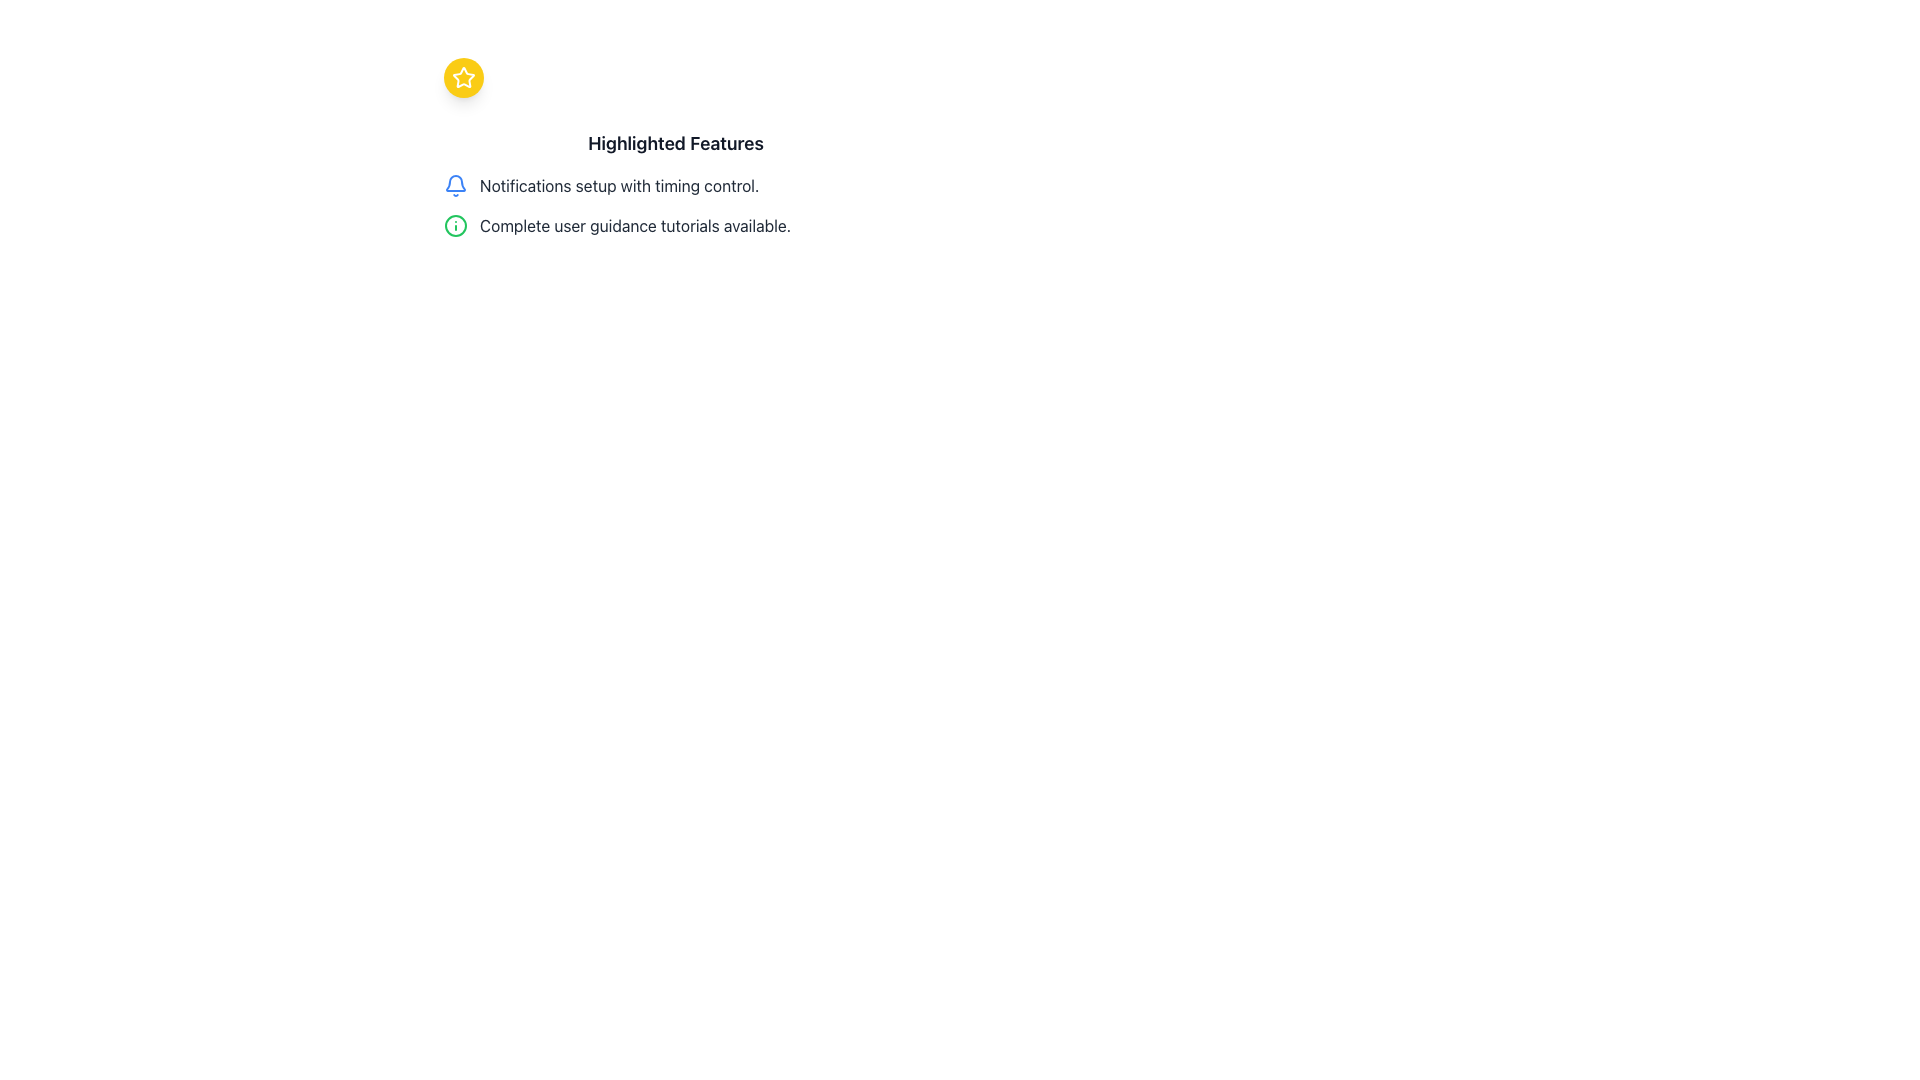 This screenshot has width=1920, height=1080. I want to click on the notification bell icon, which is a blue outlined bell with a loop at the top and a clapper below, located at the start of the notifications setup text, so click(455, 185).